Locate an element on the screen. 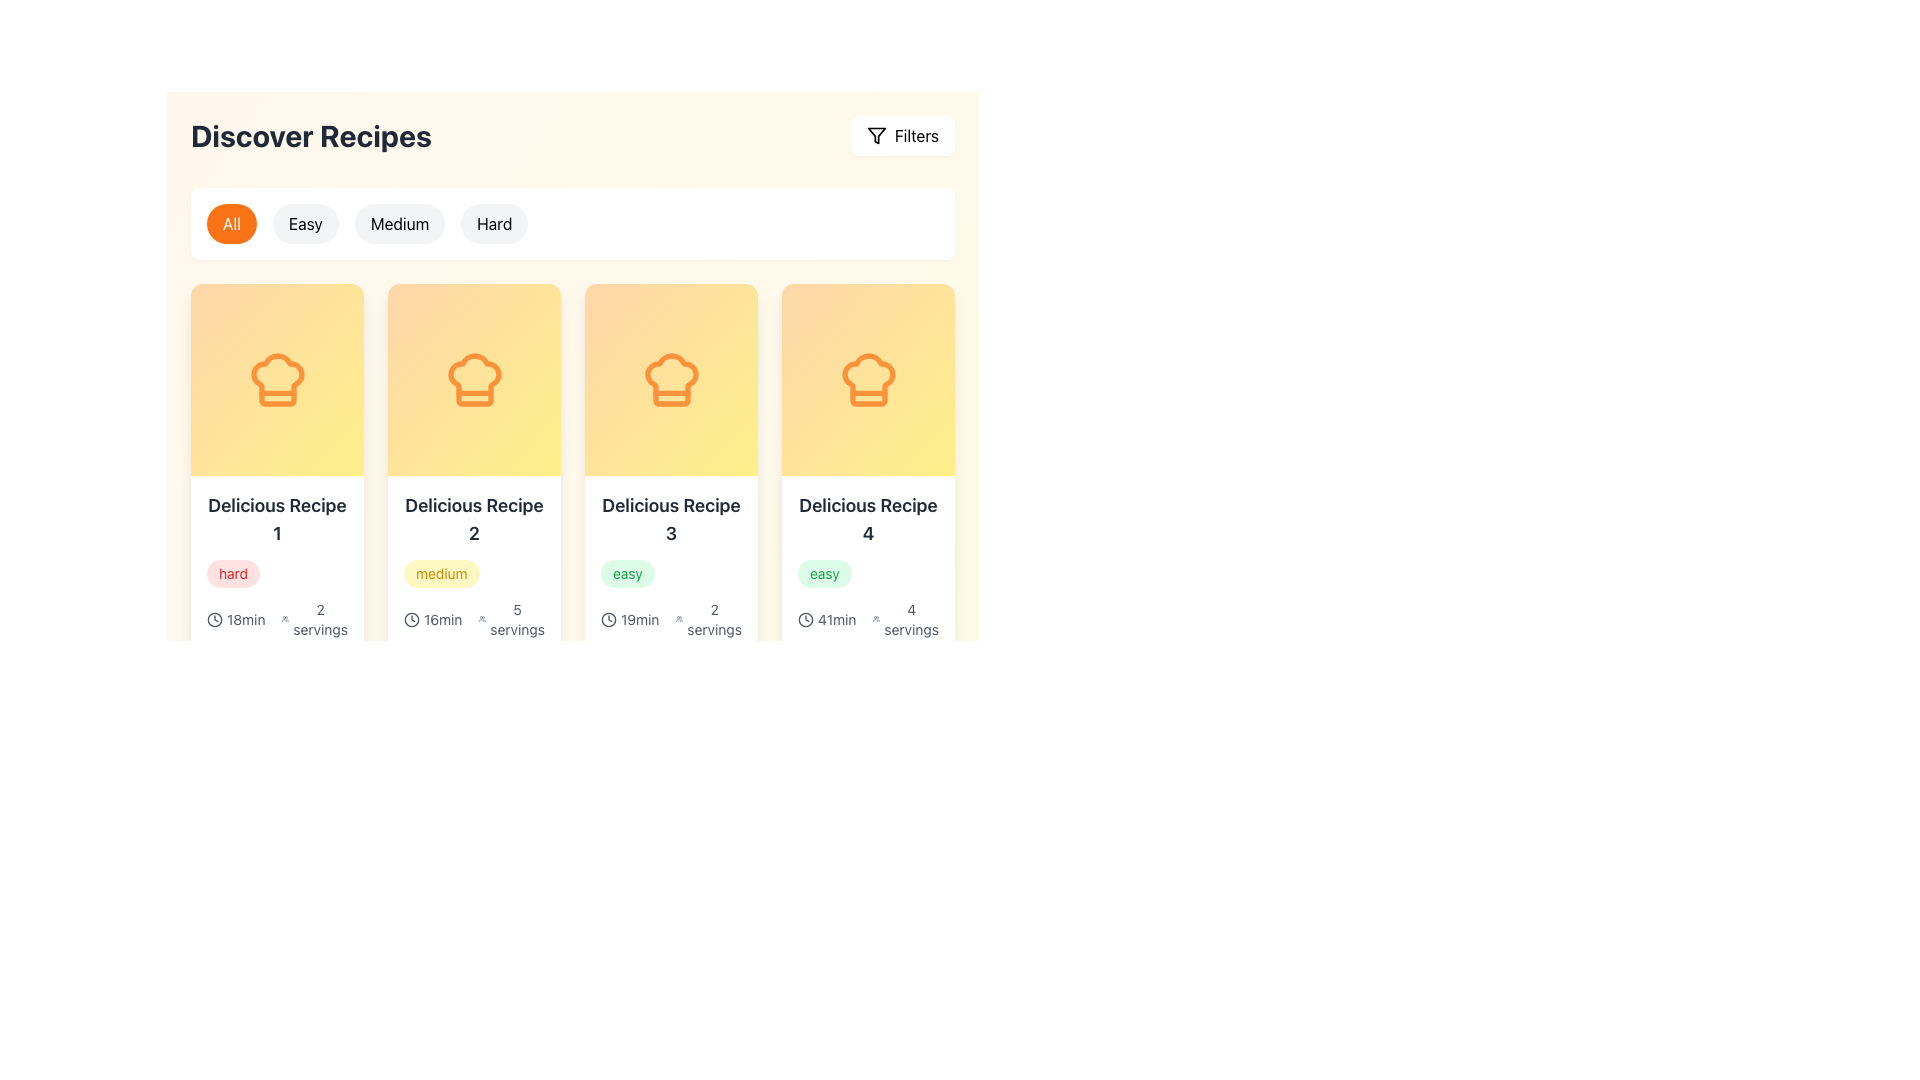  the 'Easy' button, which is the second button in a horizontal group at the top center of the interface, to apply the 'Easy' filter is located at coordinates (304, 223).